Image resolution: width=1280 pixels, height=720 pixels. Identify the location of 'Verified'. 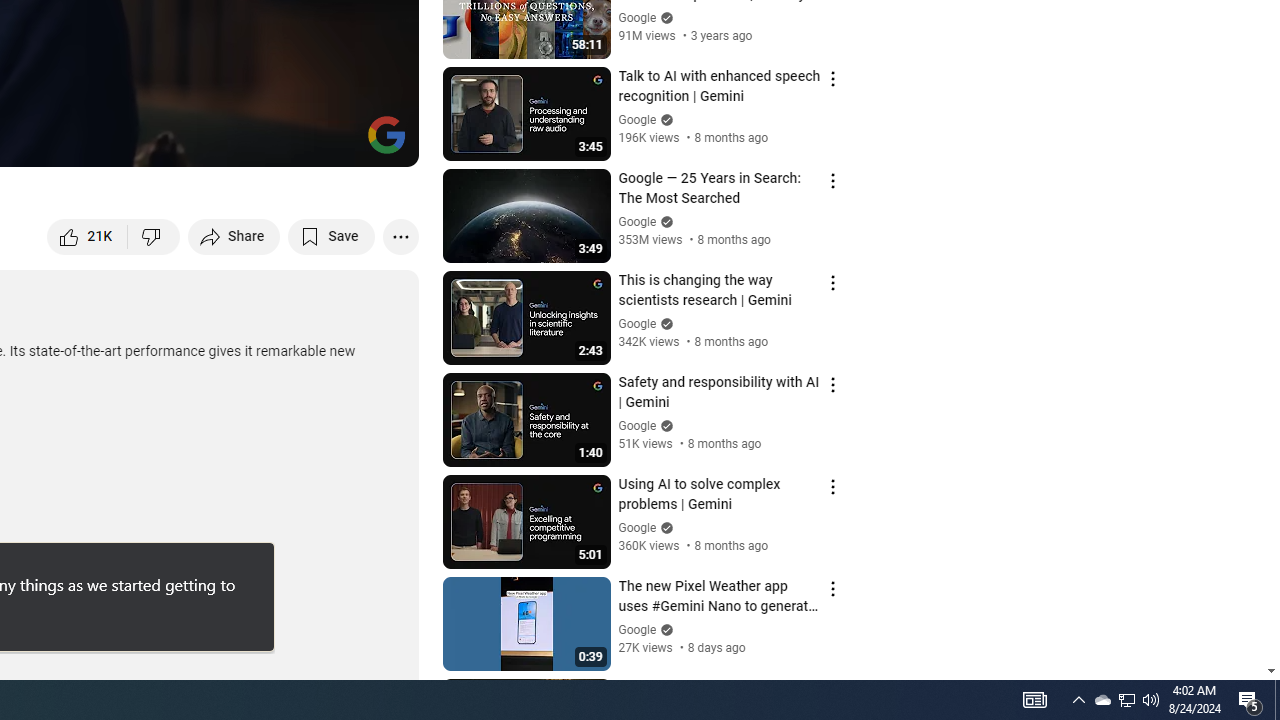
(664, 628).